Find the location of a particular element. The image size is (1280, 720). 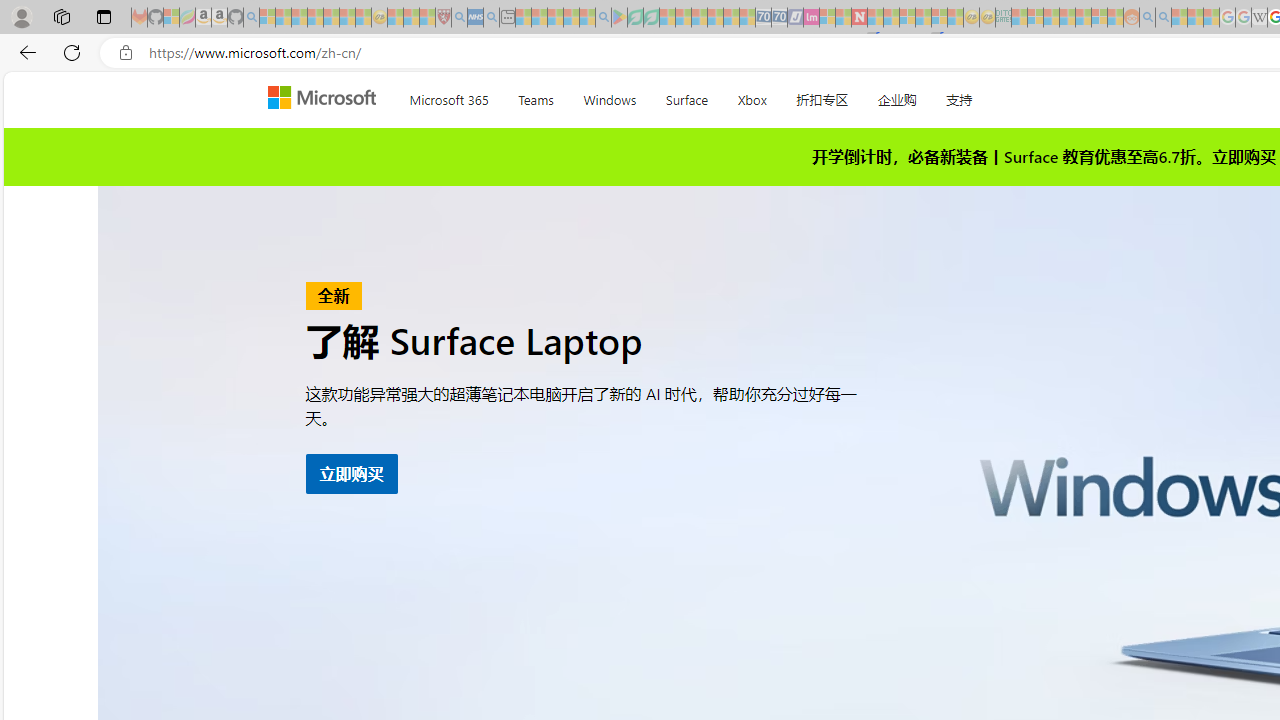

'Teams' is located at coordinates (536, 96).